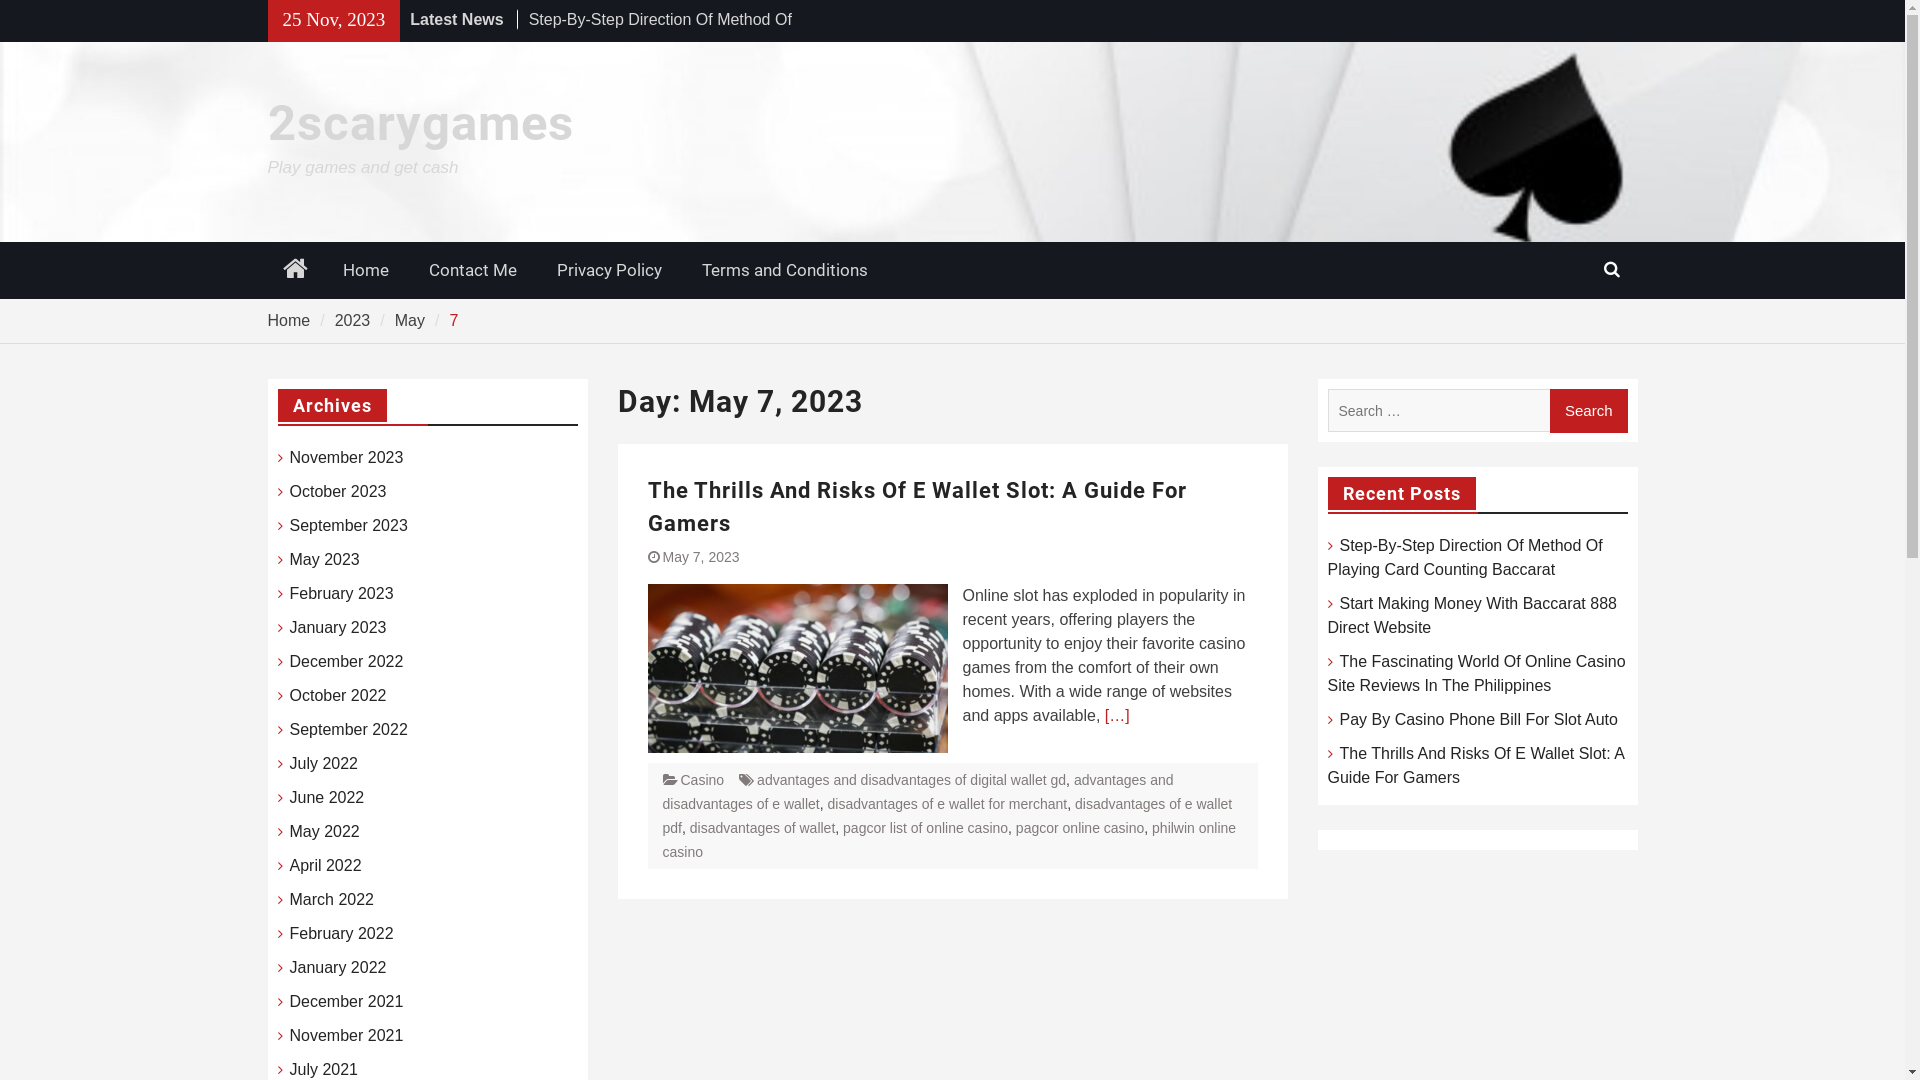  Describe the element at coordinates (407, 270) in the screenshot. I see `'Contact Me'` at that location.